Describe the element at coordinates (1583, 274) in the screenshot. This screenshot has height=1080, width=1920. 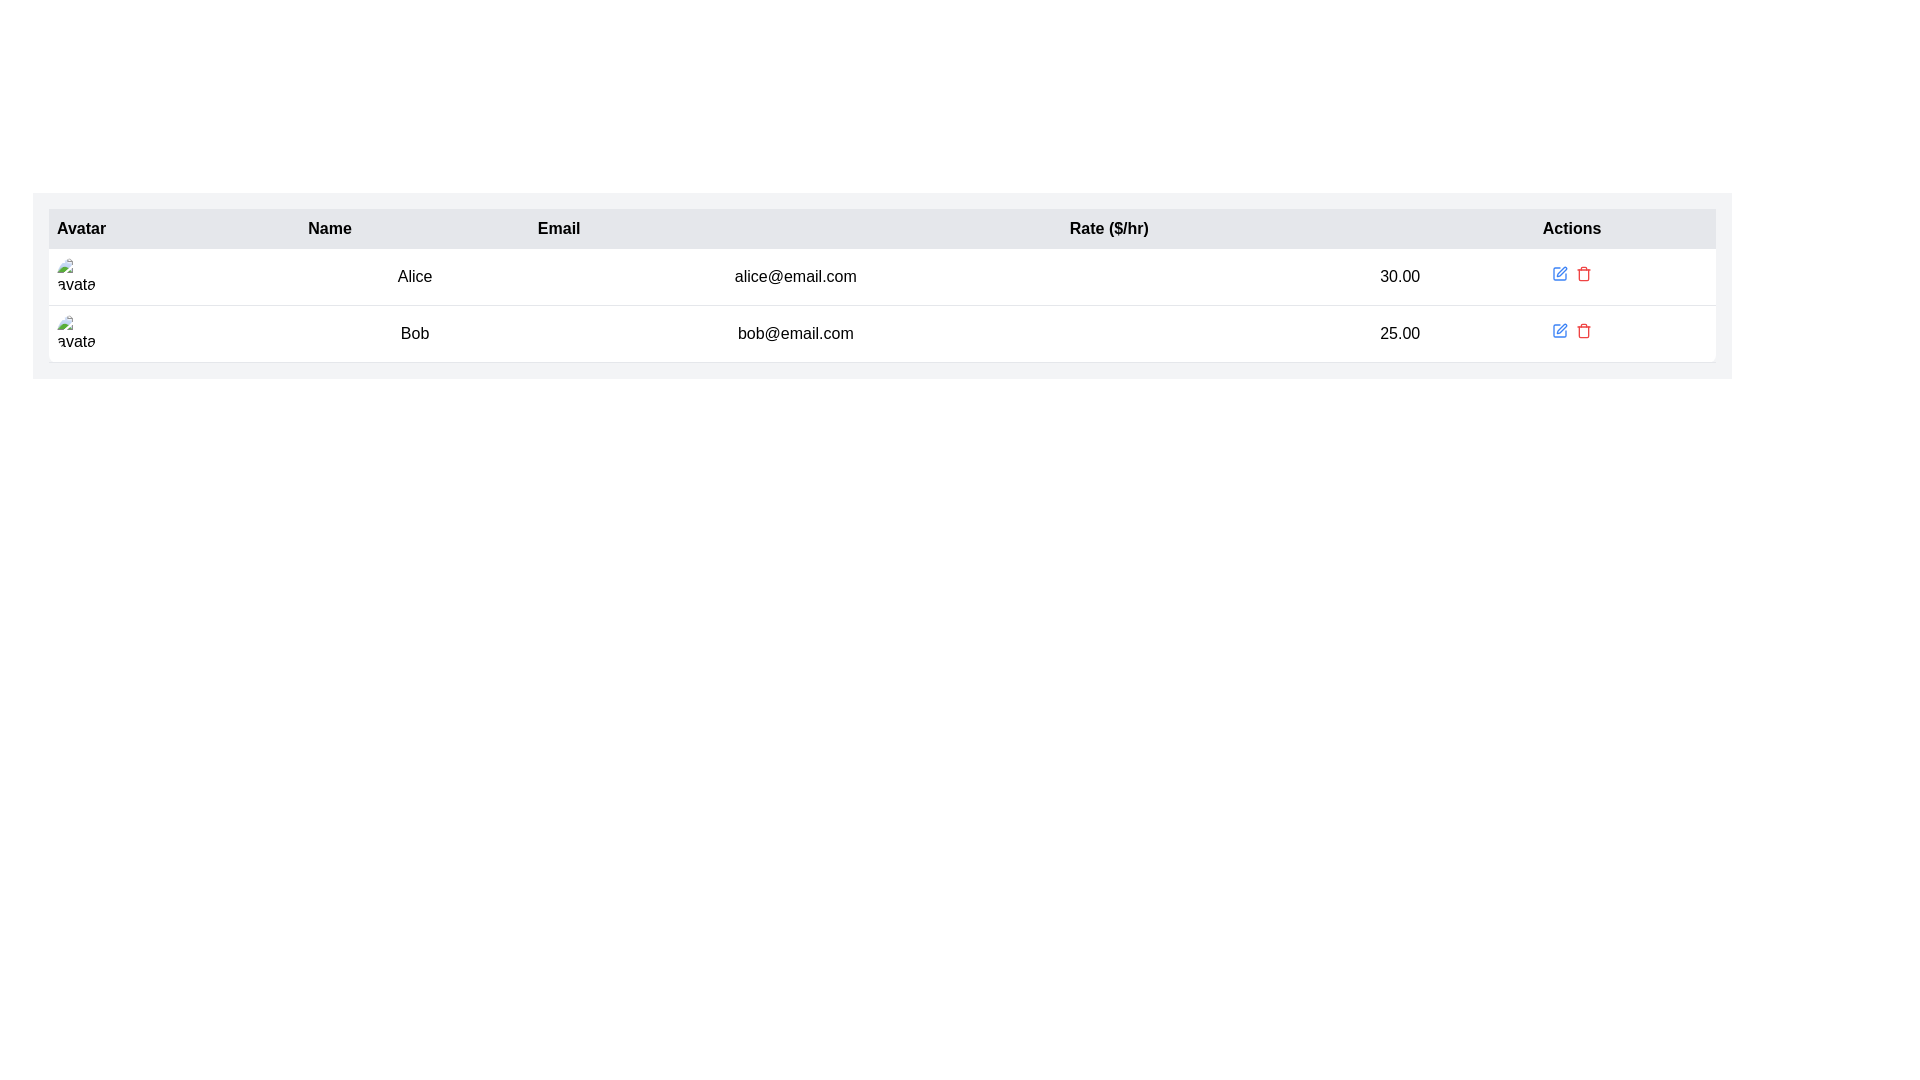
I see `the trash can icon located in the 'Actions' column, second row` at that location.